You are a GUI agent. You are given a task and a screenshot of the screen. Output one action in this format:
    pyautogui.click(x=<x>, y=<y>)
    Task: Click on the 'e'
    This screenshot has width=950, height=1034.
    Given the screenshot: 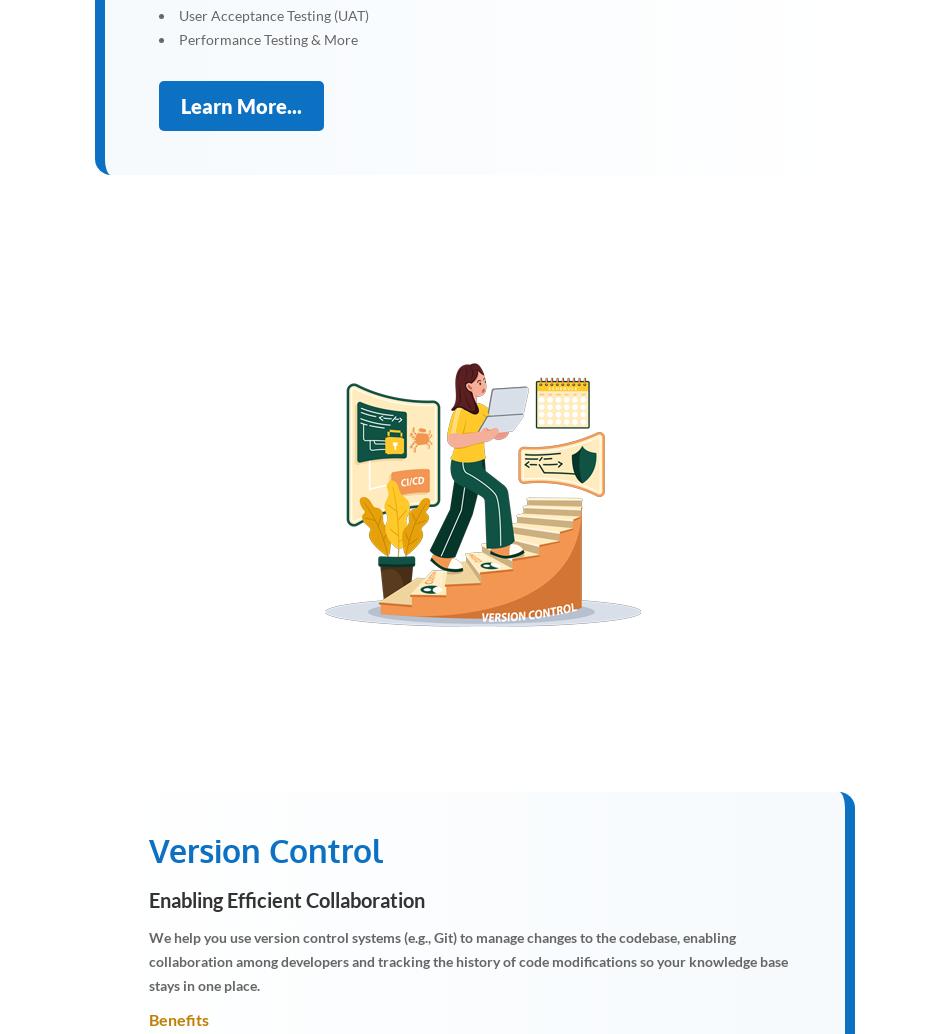 What is the action you would take?
    pyautogui.click(x=460, y=489)
    